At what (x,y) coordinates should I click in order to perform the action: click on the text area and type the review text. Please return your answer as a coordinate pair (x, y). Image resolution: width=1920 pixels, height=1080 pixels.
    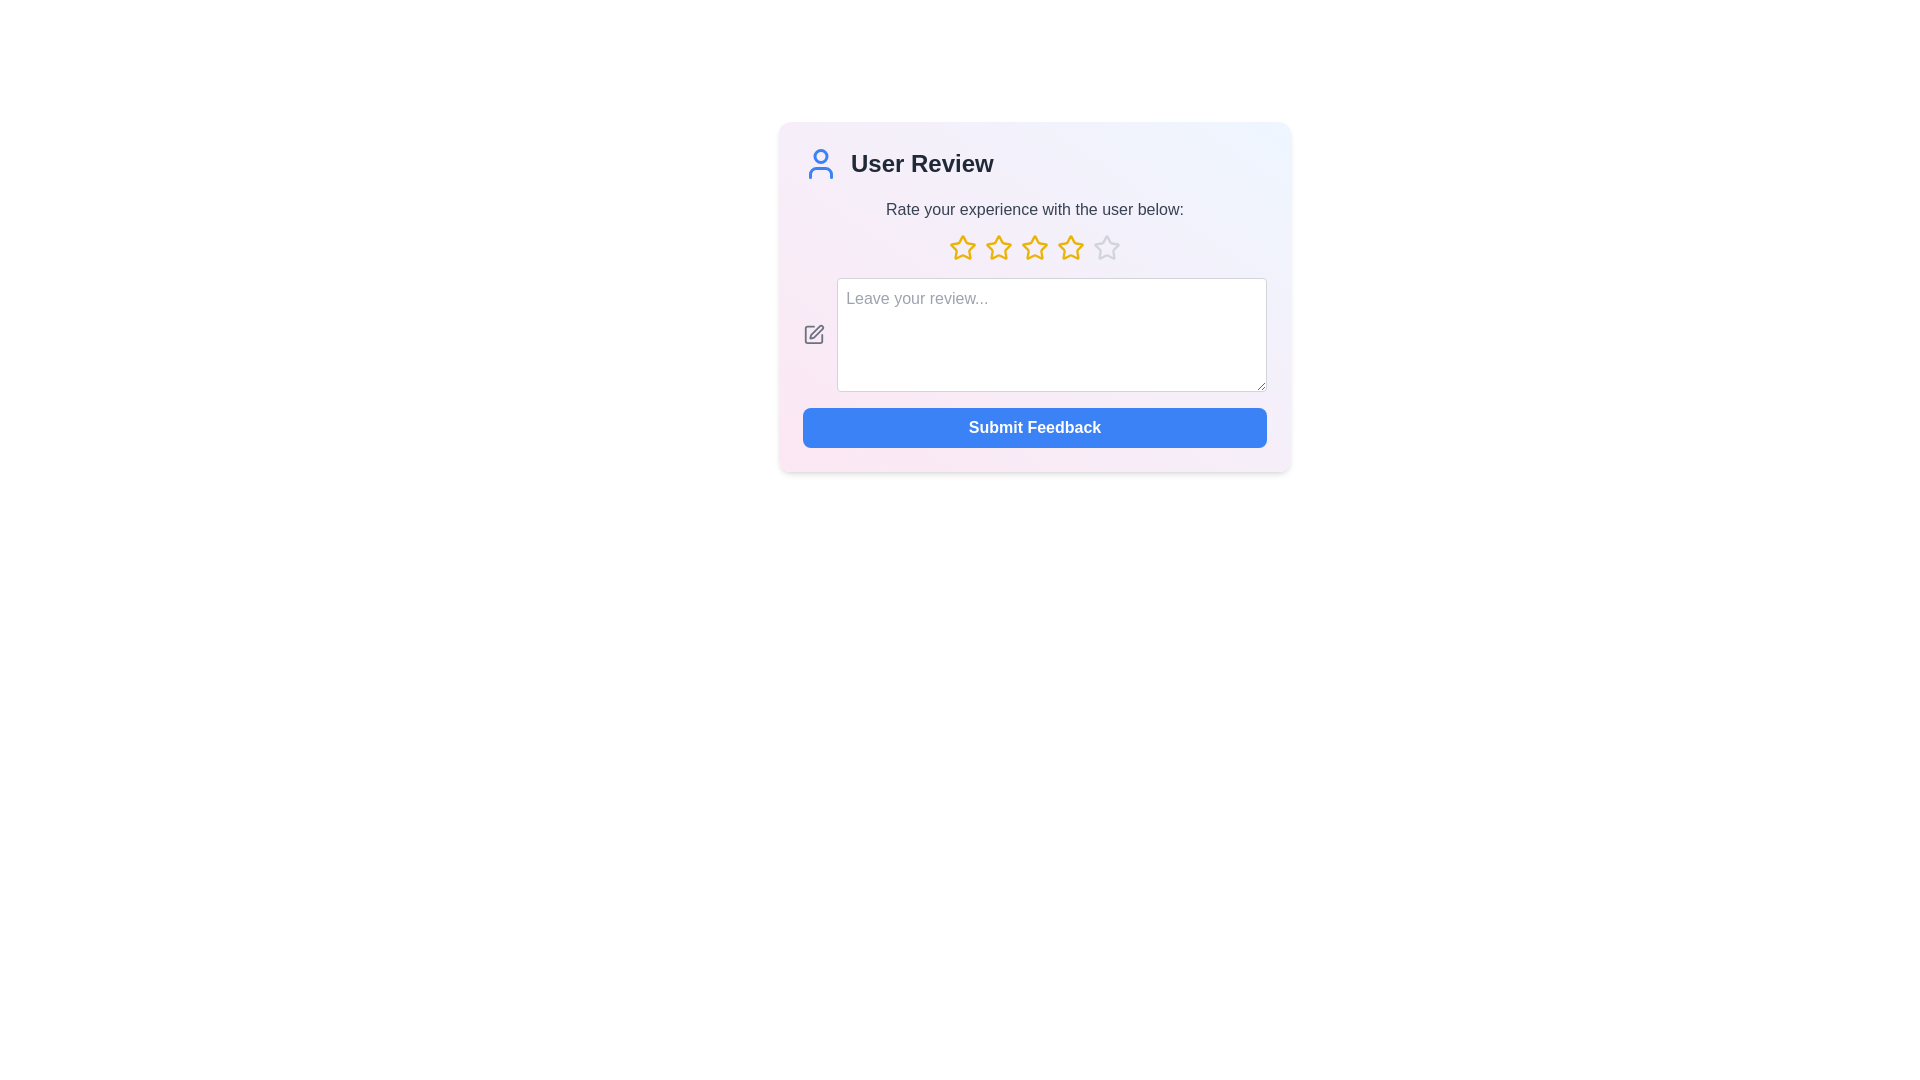
    Looking at the image, I should click on (1050, 334).